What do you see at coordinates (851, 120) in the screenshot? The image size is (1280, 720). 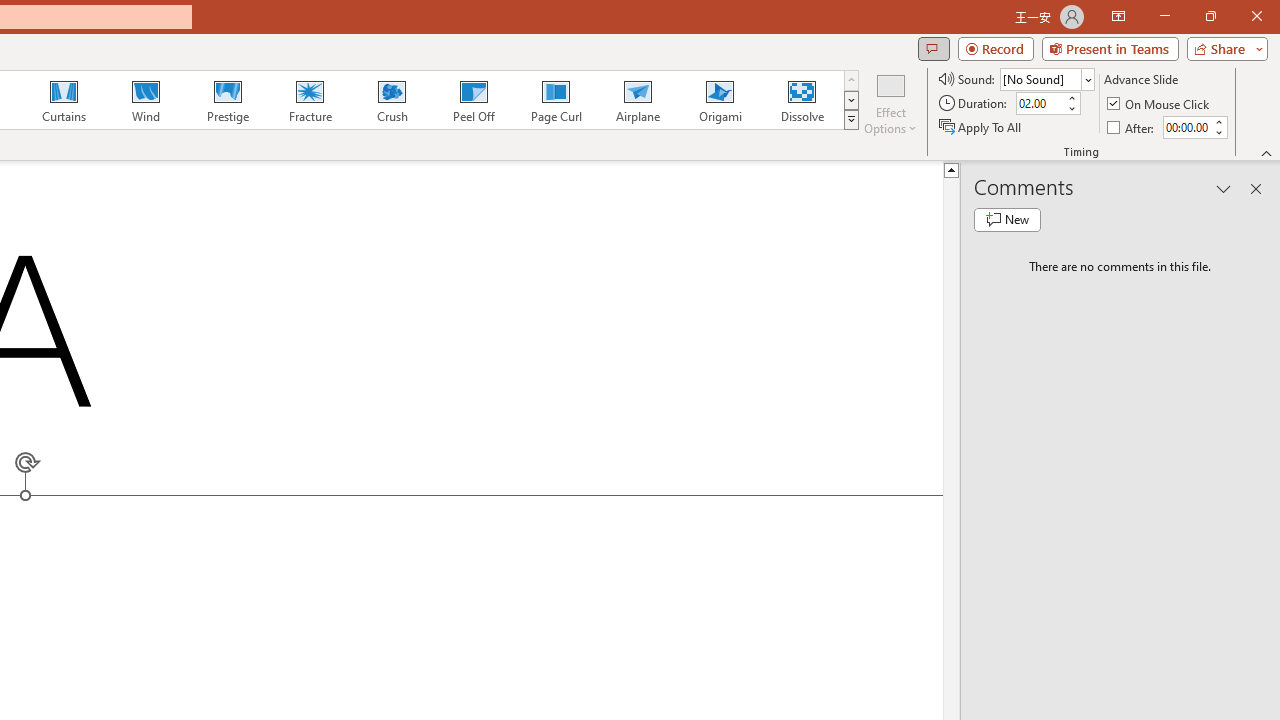 I see `'Transition Effects'` at bounding box center [851, 120].